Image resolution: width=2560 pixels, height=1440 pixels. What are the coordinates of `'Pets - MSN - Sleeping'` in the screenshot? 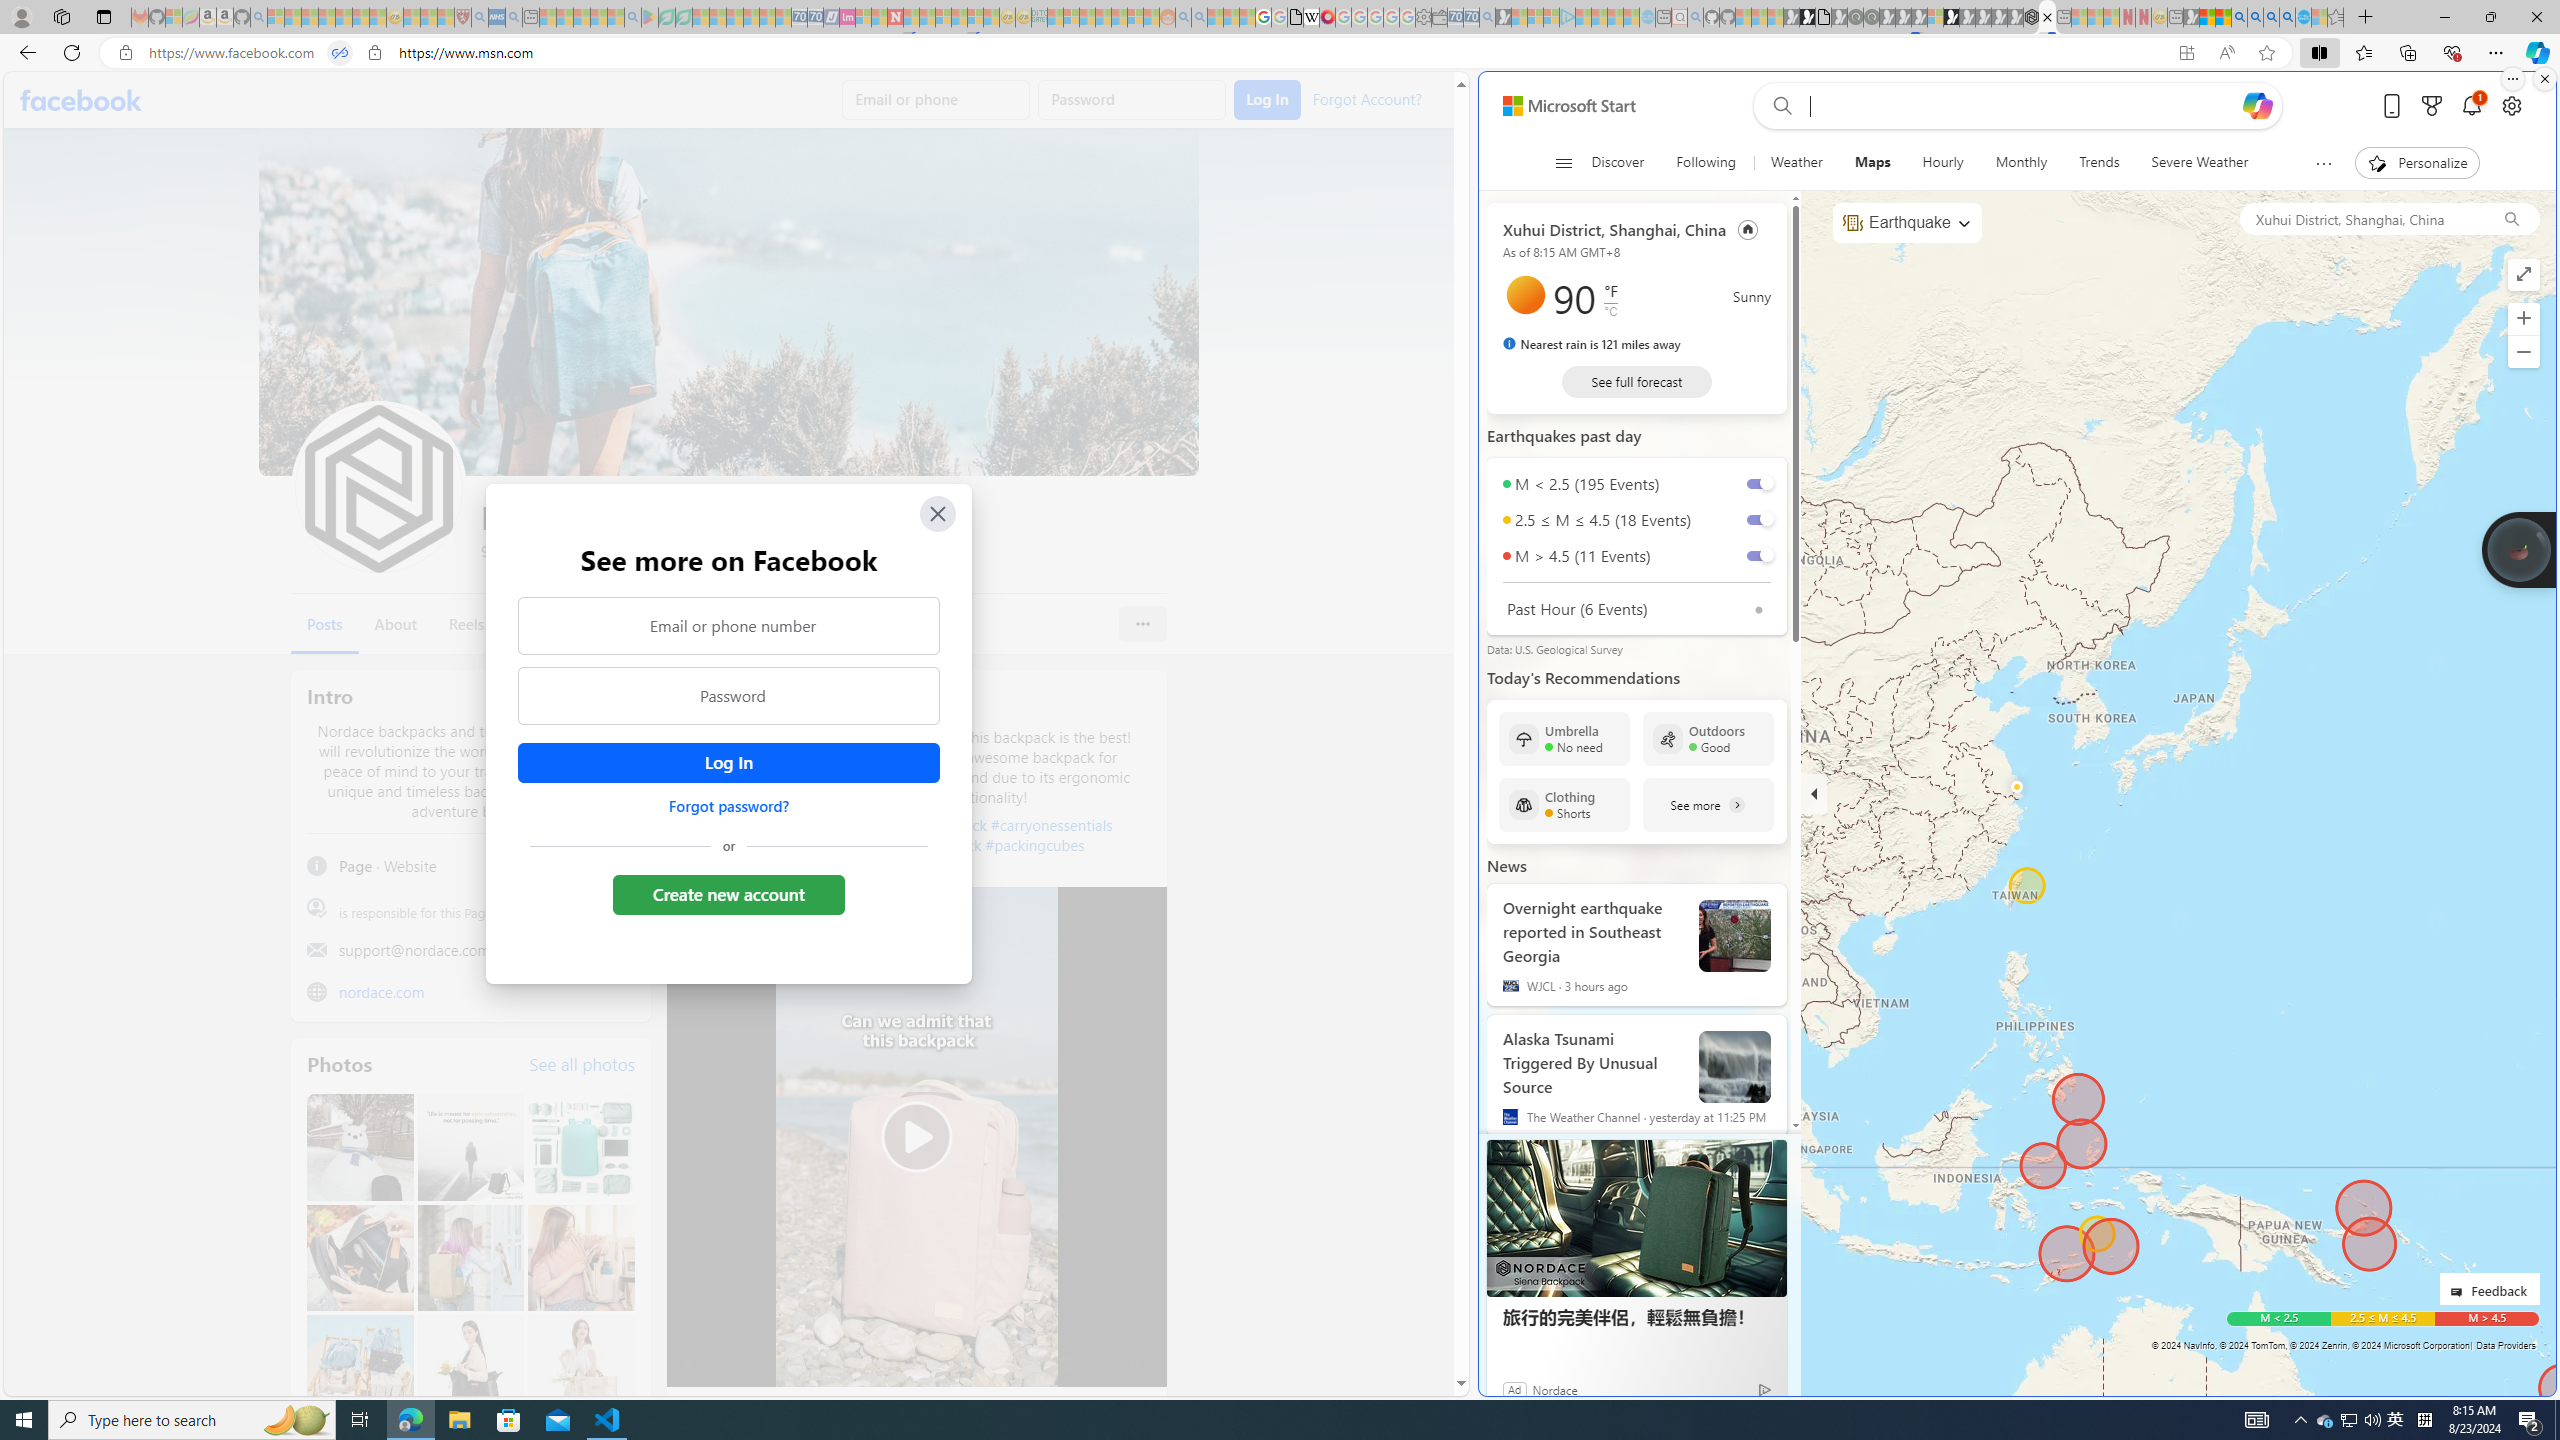 It's located at (599, 16).